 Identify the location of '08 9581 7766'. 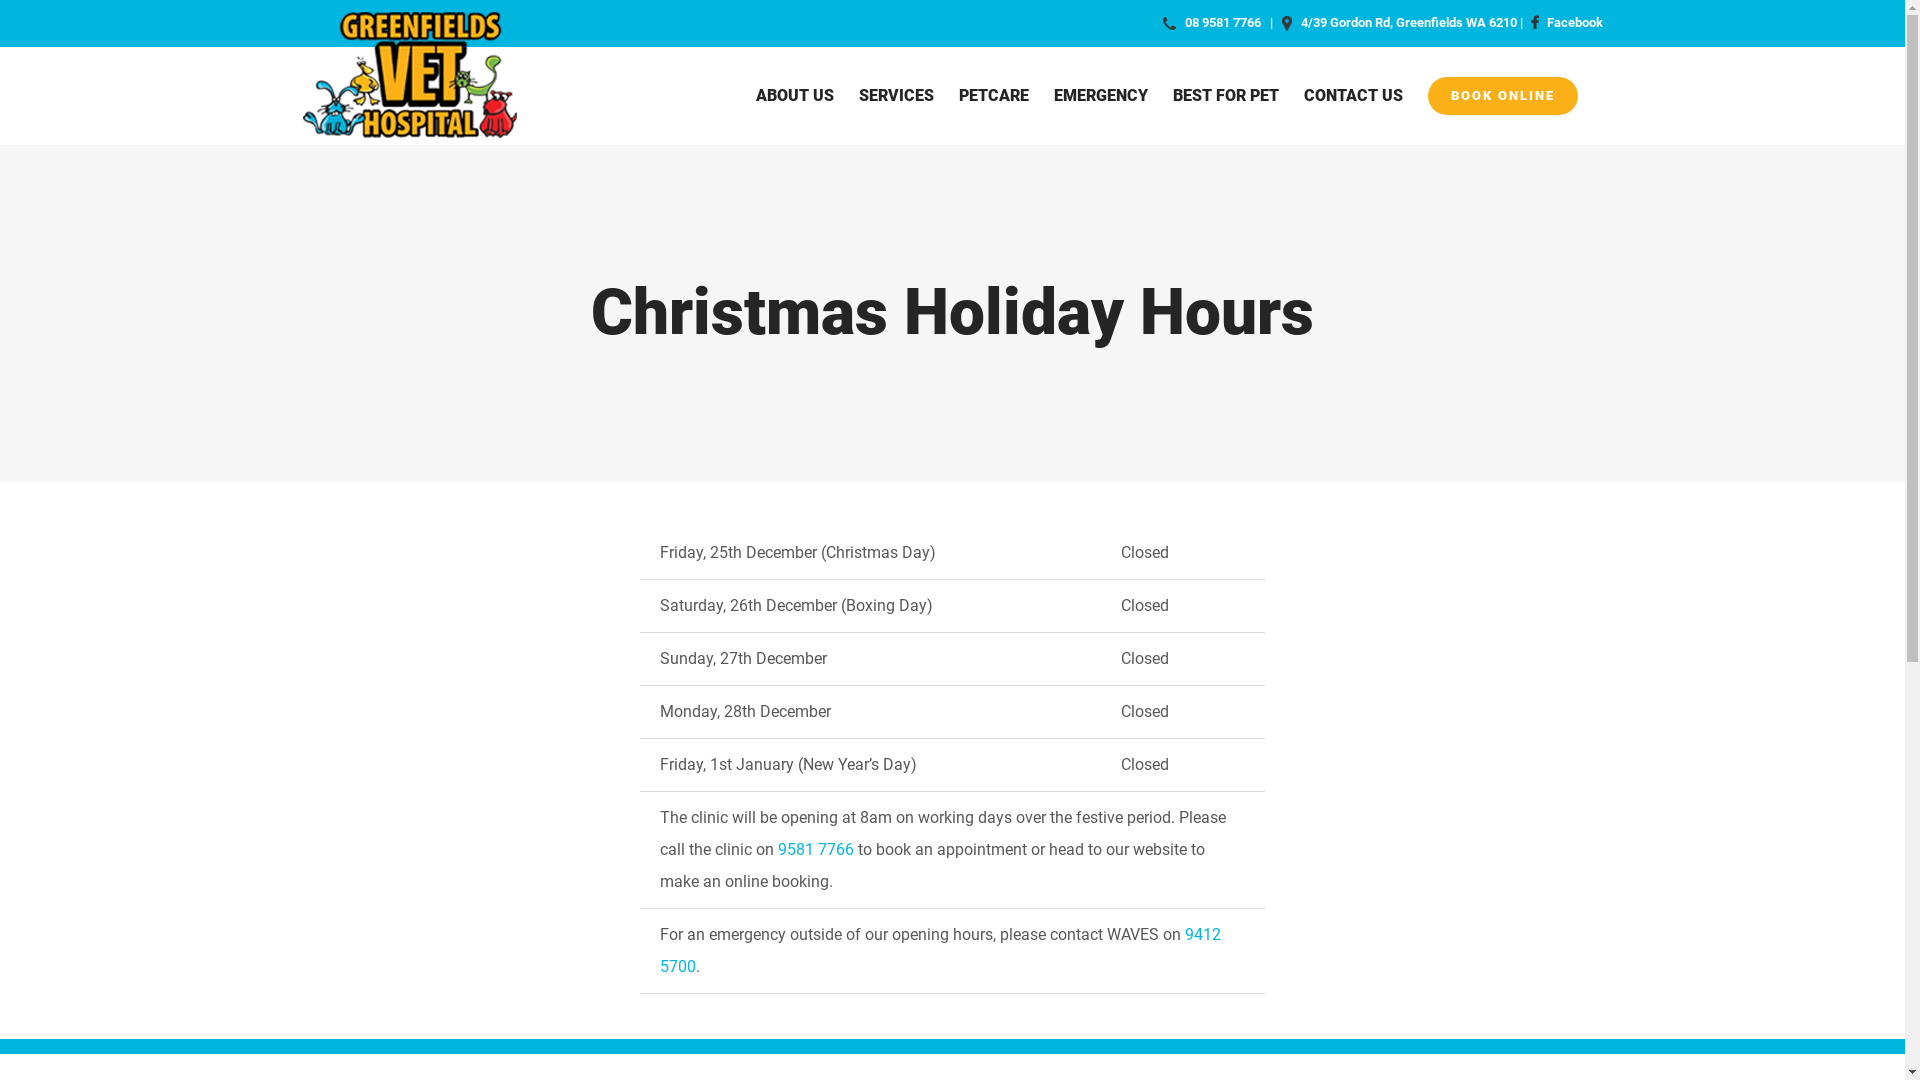
(1221, 22).